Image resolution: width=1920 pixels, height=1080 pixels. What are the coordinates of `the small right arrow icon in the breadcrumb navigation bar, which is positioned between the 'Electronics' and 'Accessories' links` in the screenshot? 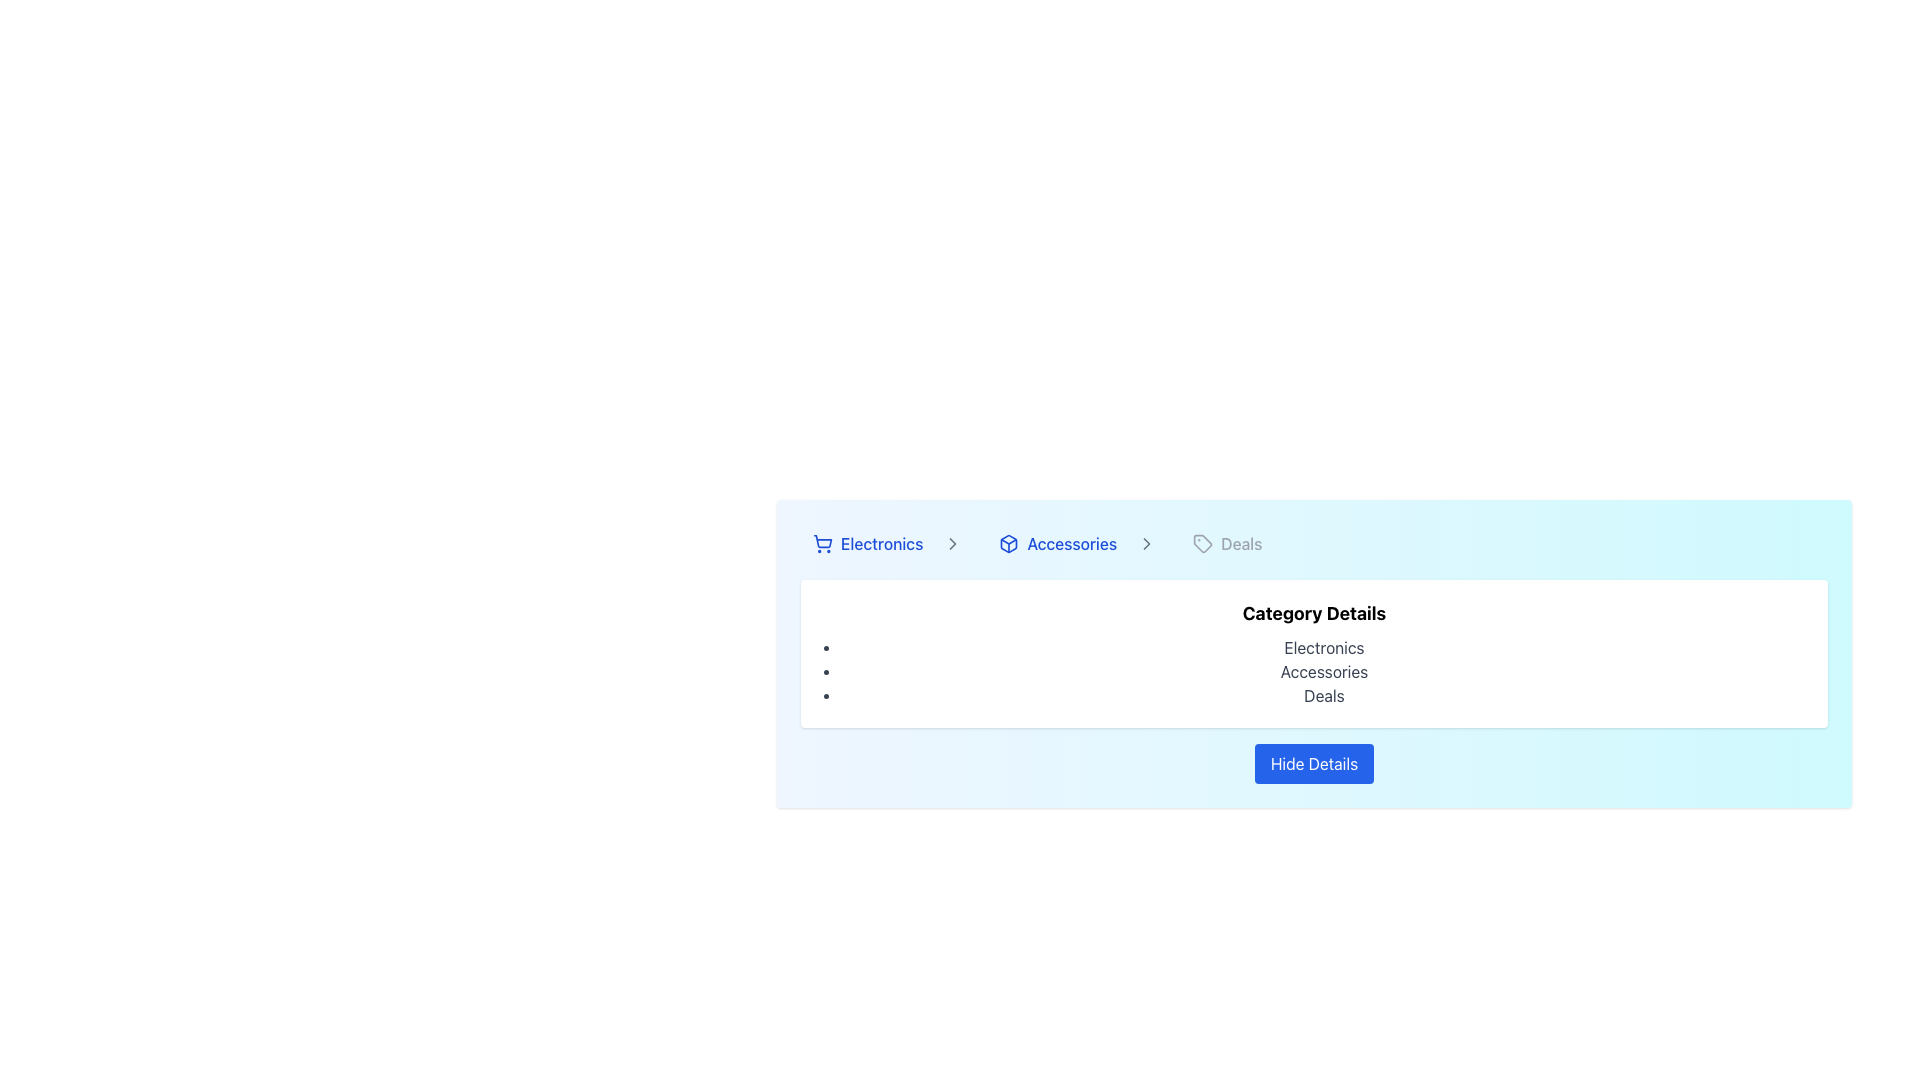 It's located at (952, 543).